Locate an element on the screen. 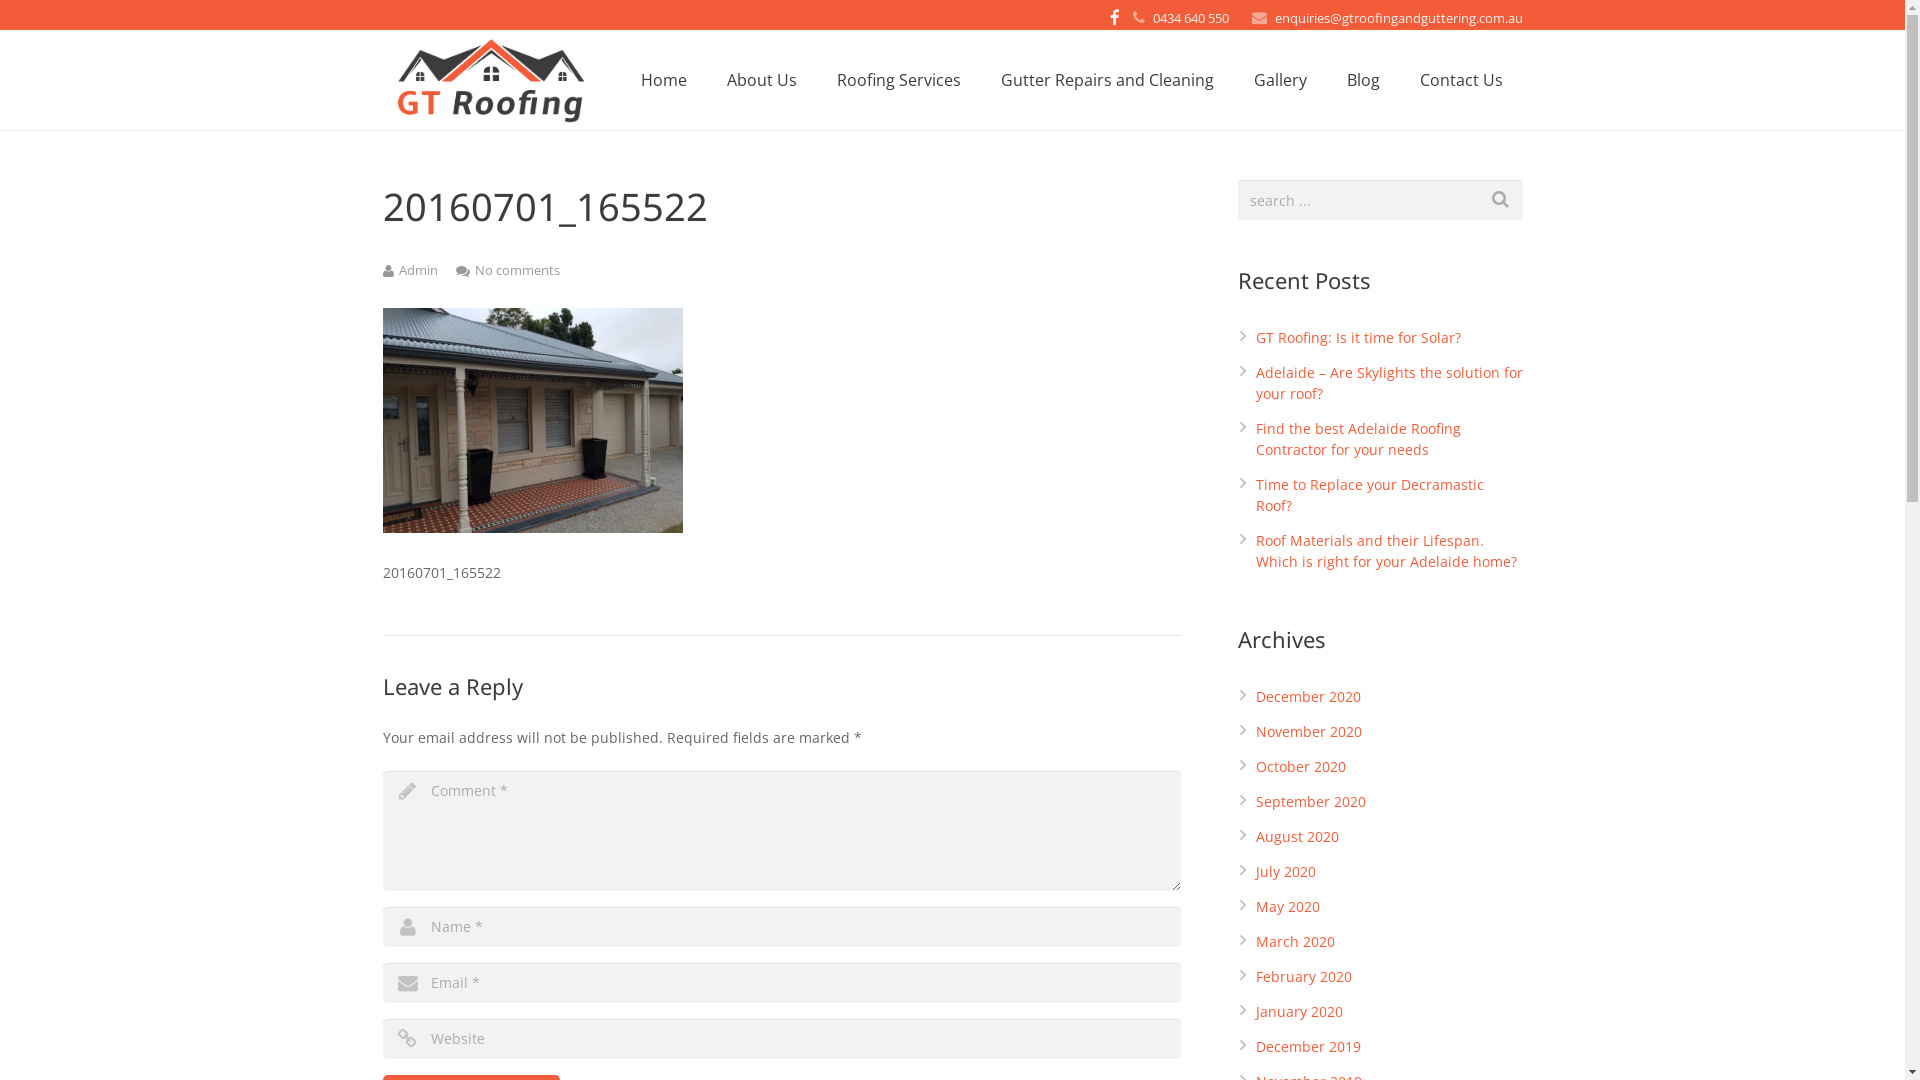 The width and height of the screenshot is (1920, 1080). 'Gallery' is located at coordinates (1280, 79).